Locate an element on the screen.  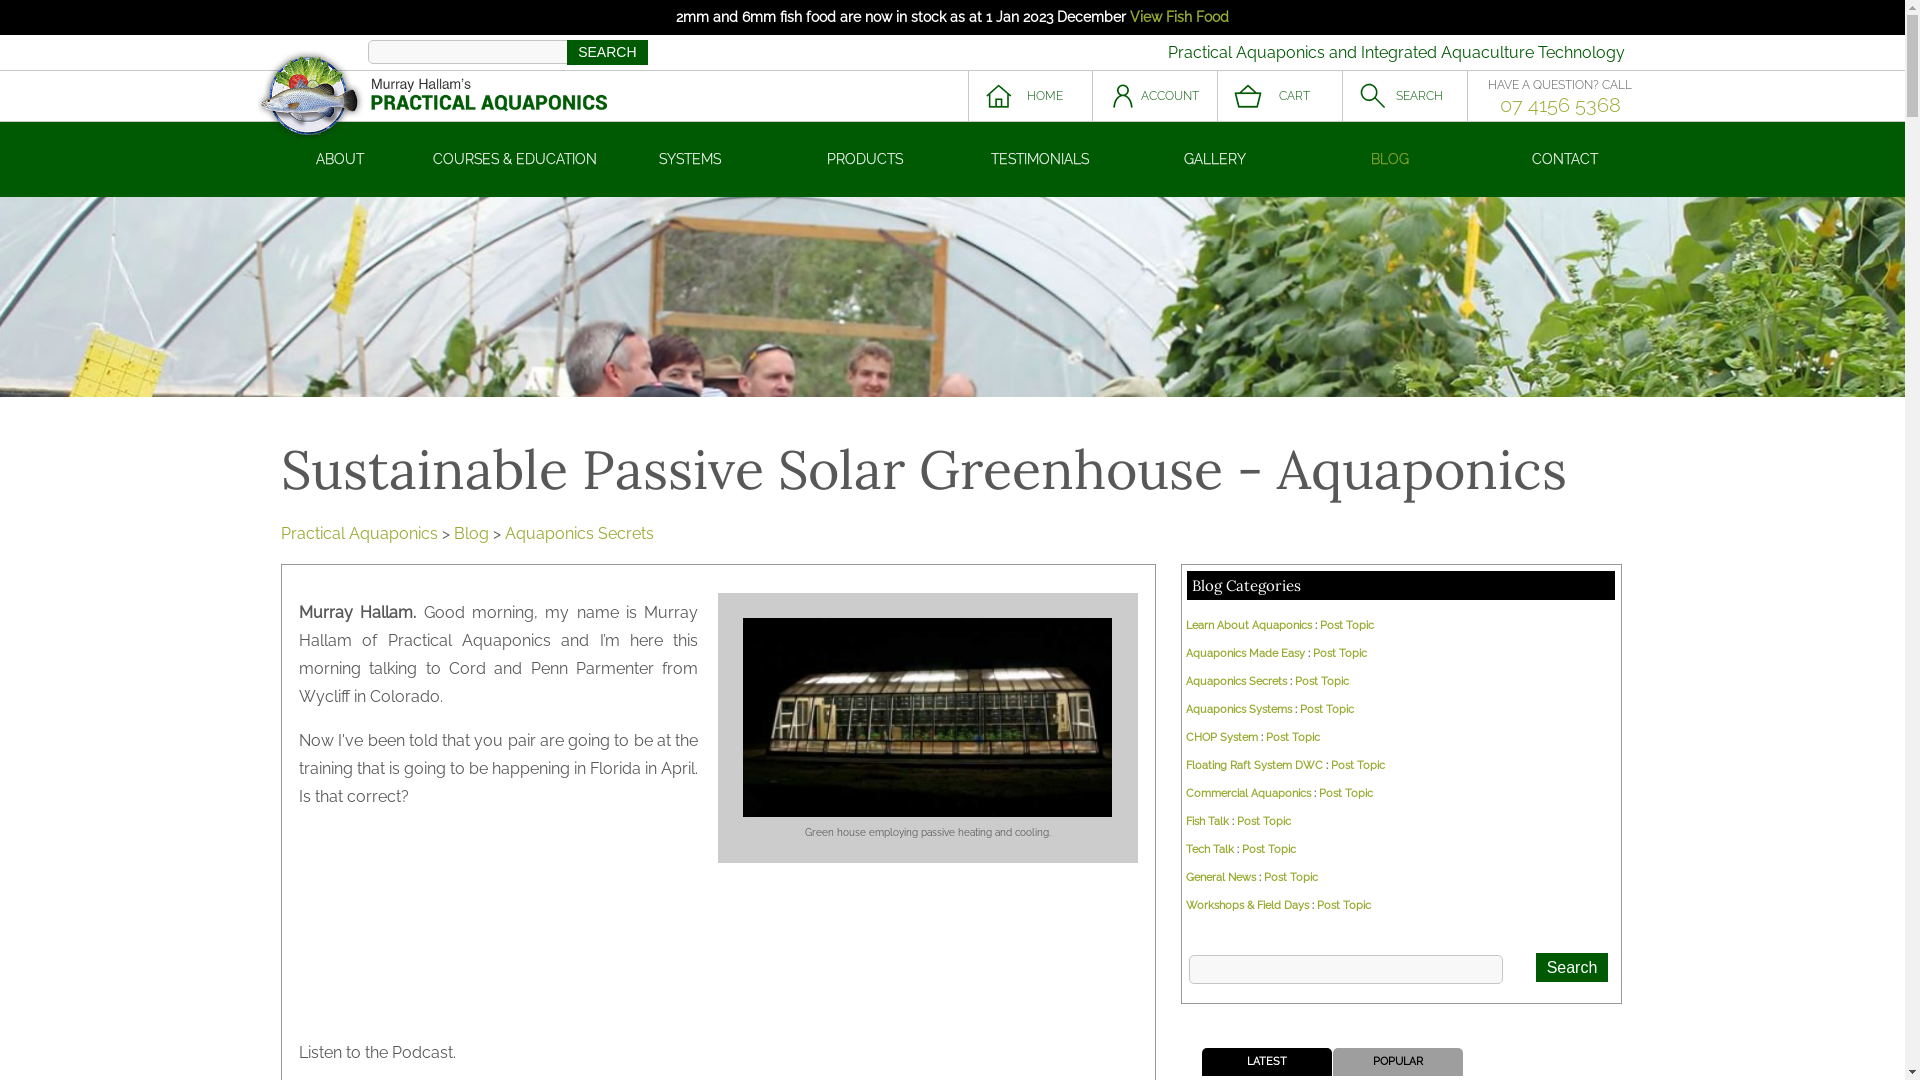
'BLOG' is located at coordinates (1388, 158).